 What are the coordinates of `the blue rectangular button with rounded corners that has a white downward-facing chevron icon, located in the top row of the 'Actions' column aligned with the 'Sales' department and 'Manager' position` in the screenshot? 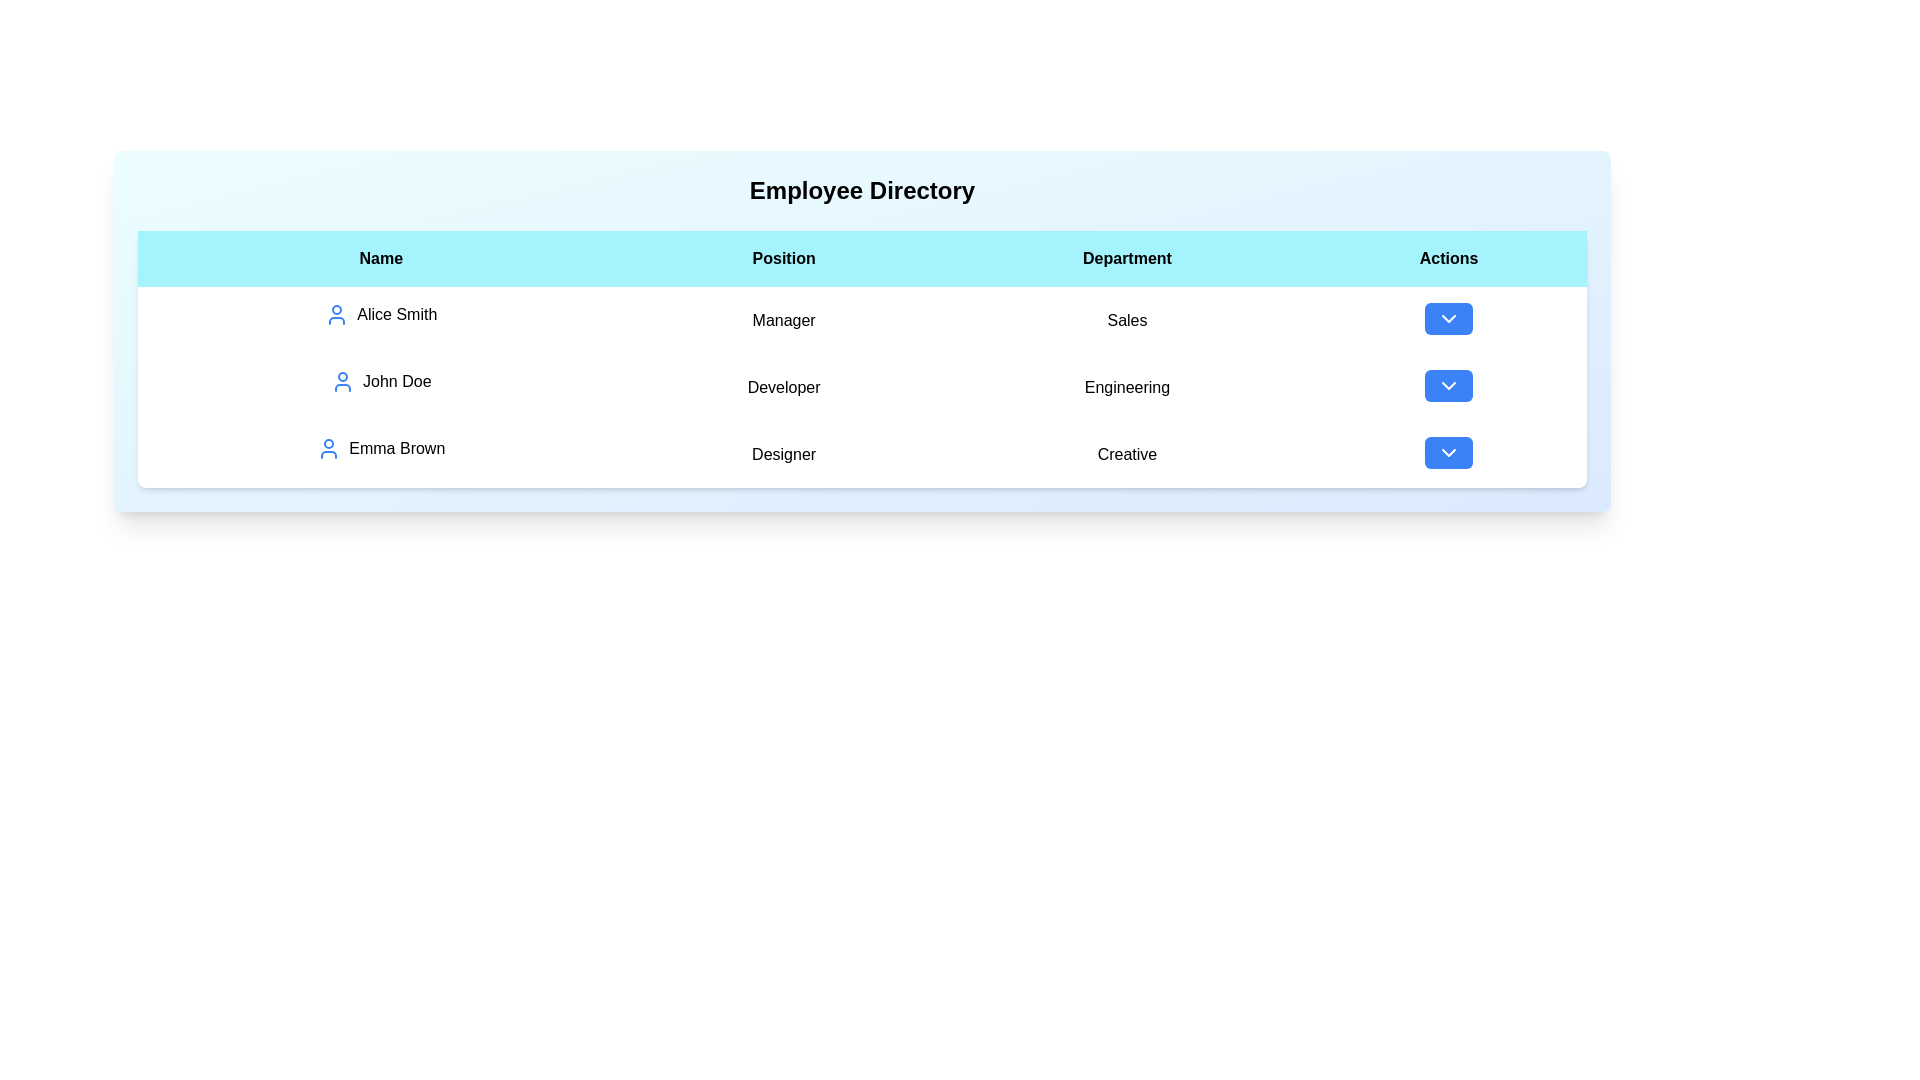 It's located at (1449, 318).